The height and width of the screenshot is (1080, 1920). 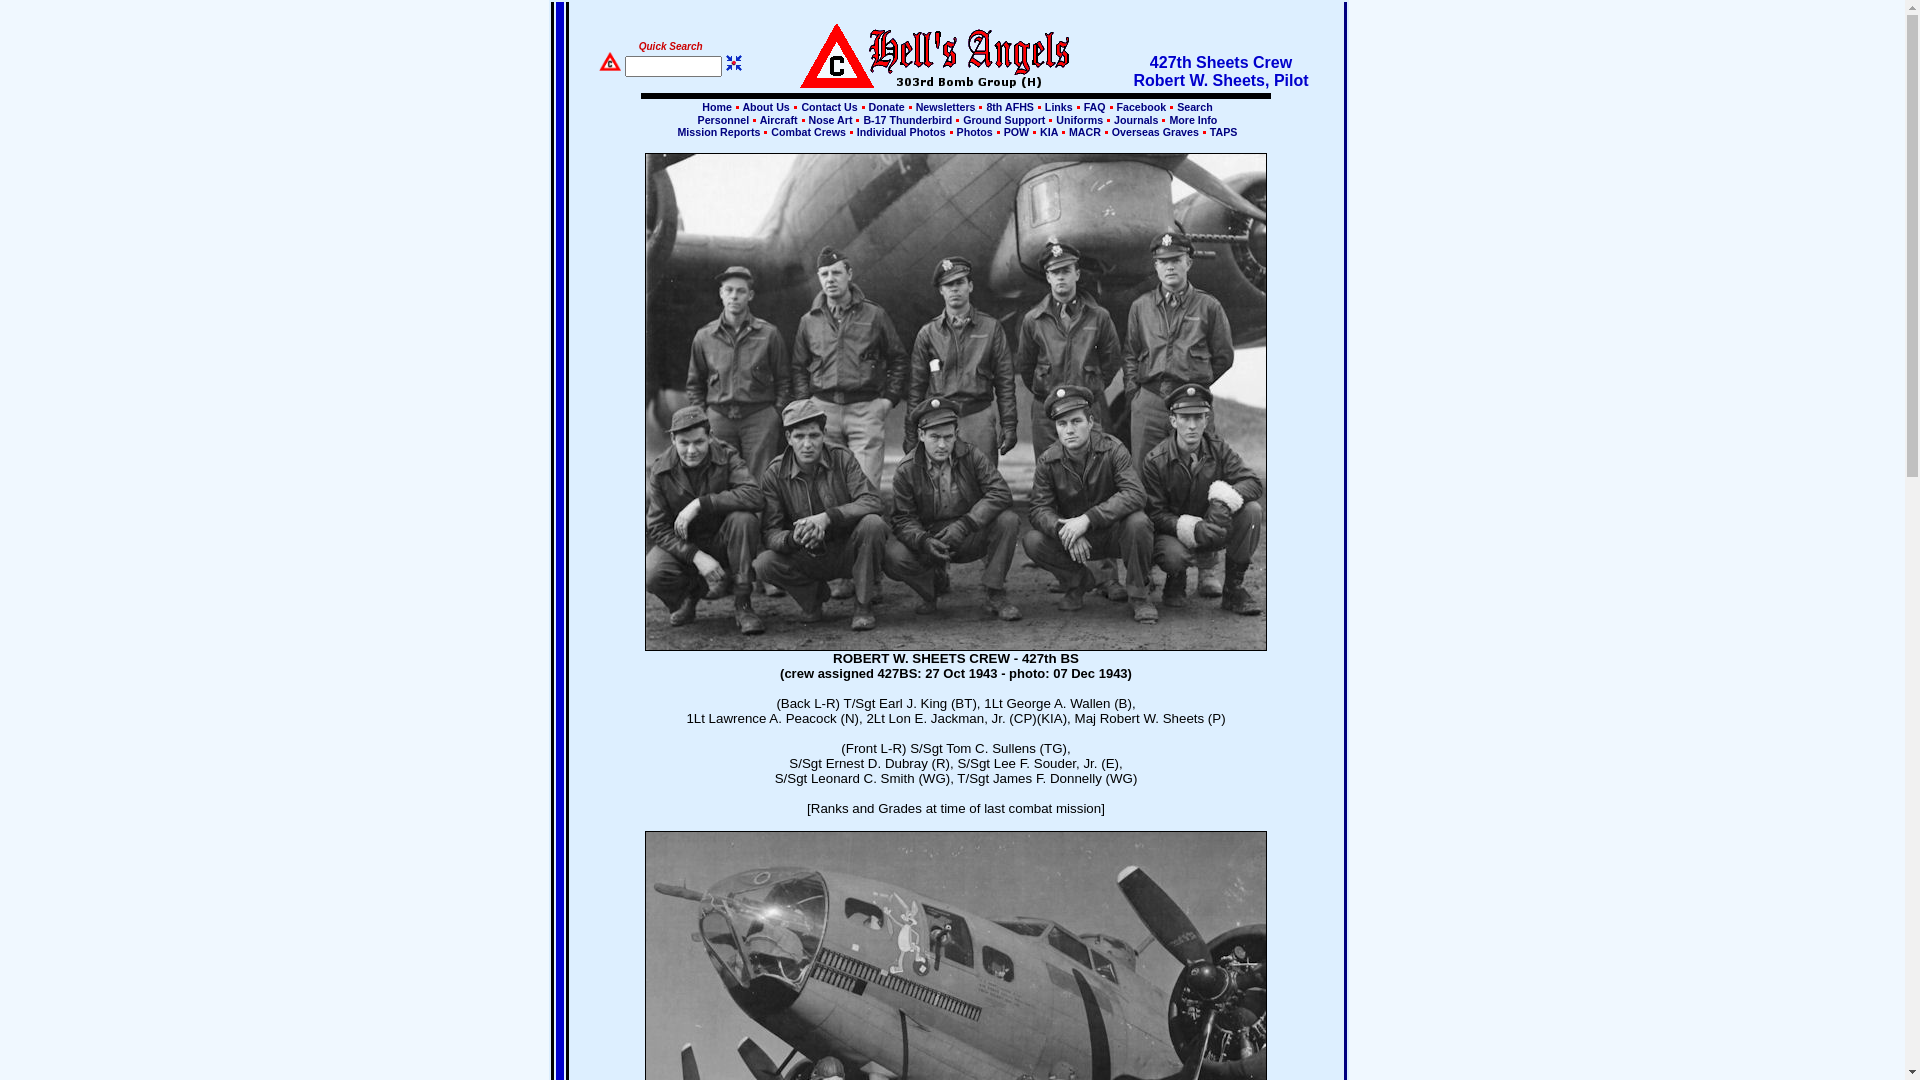 I want to click on 'Individual Photos', so click(x=900, y=131).